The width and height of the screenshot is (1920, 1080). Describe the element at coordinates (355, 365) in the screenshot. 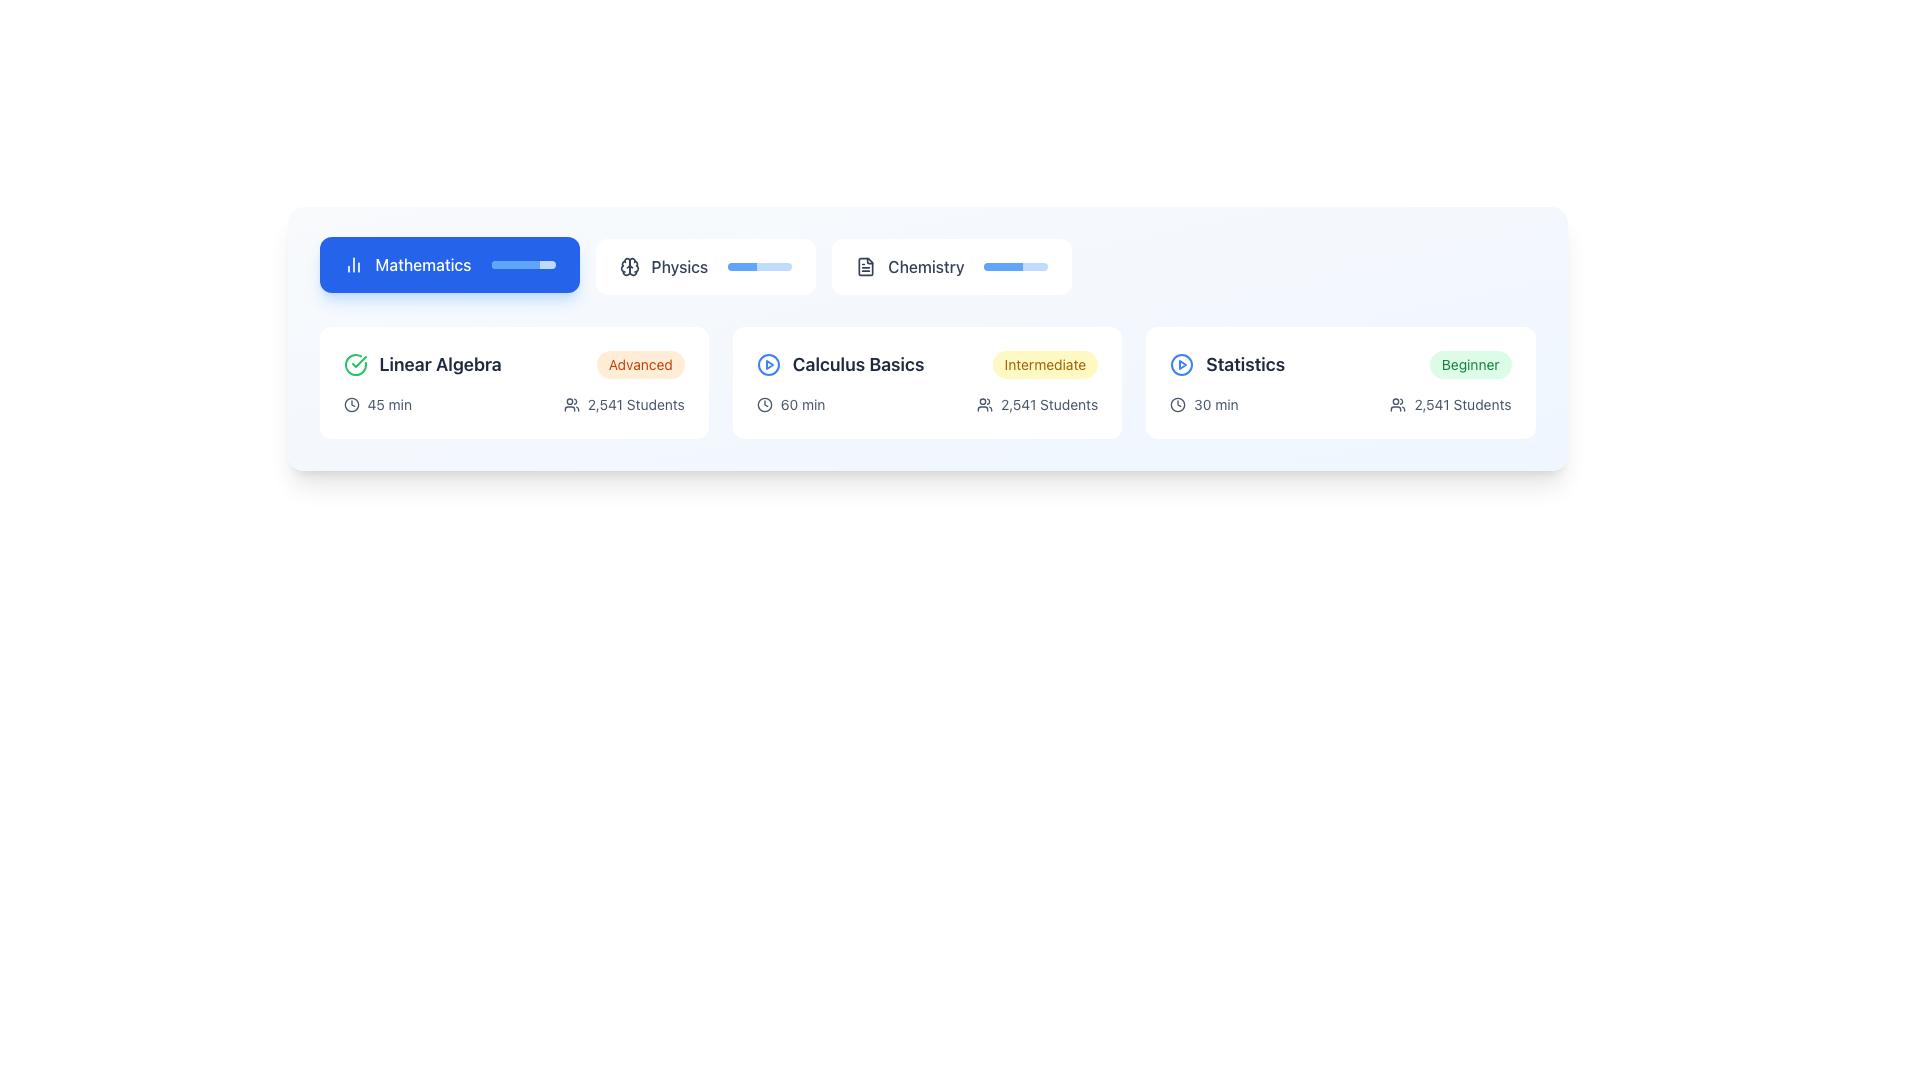

I see `the green circular icon with a checkmark symbol located on the left side of the 'Linear Algebra' card in the 'Mathematics' section` at that location.